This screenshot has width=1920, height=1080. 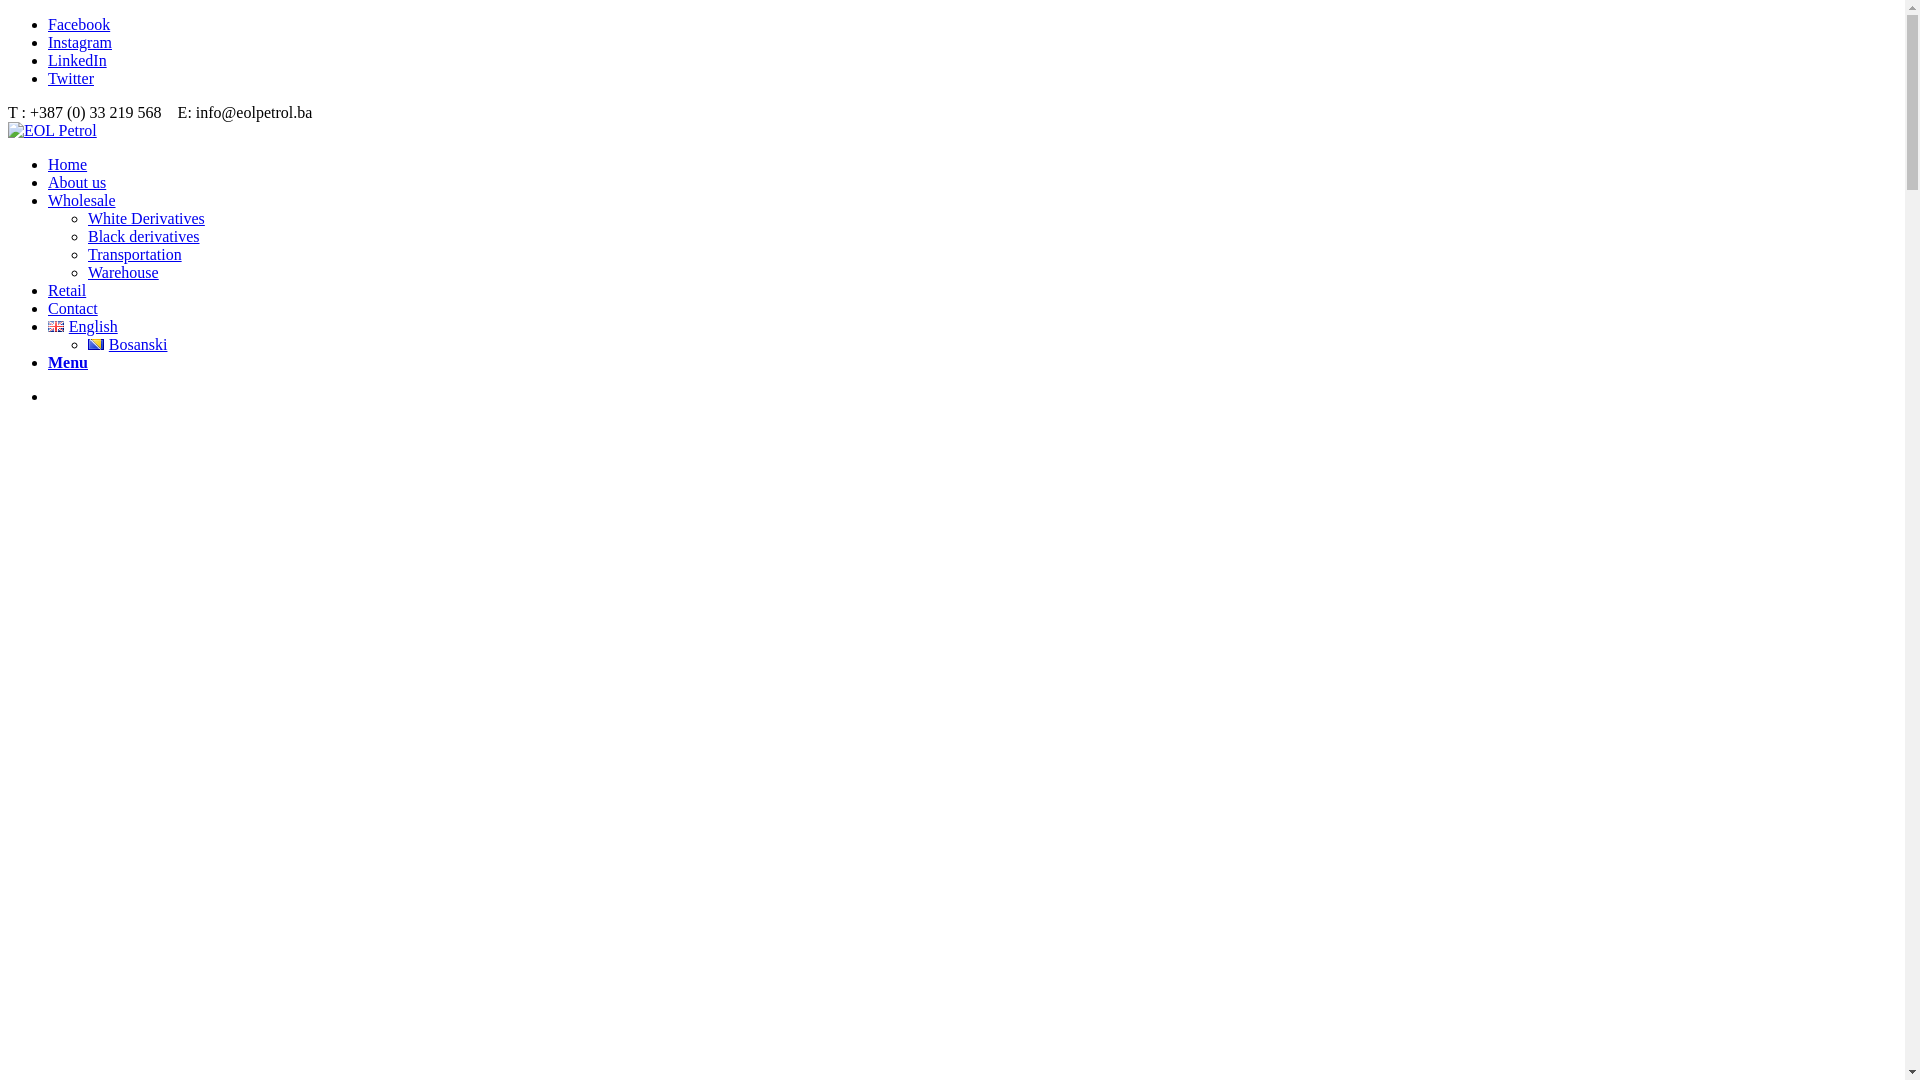 I want to click on 'Retail', so click(x=67, y=290).